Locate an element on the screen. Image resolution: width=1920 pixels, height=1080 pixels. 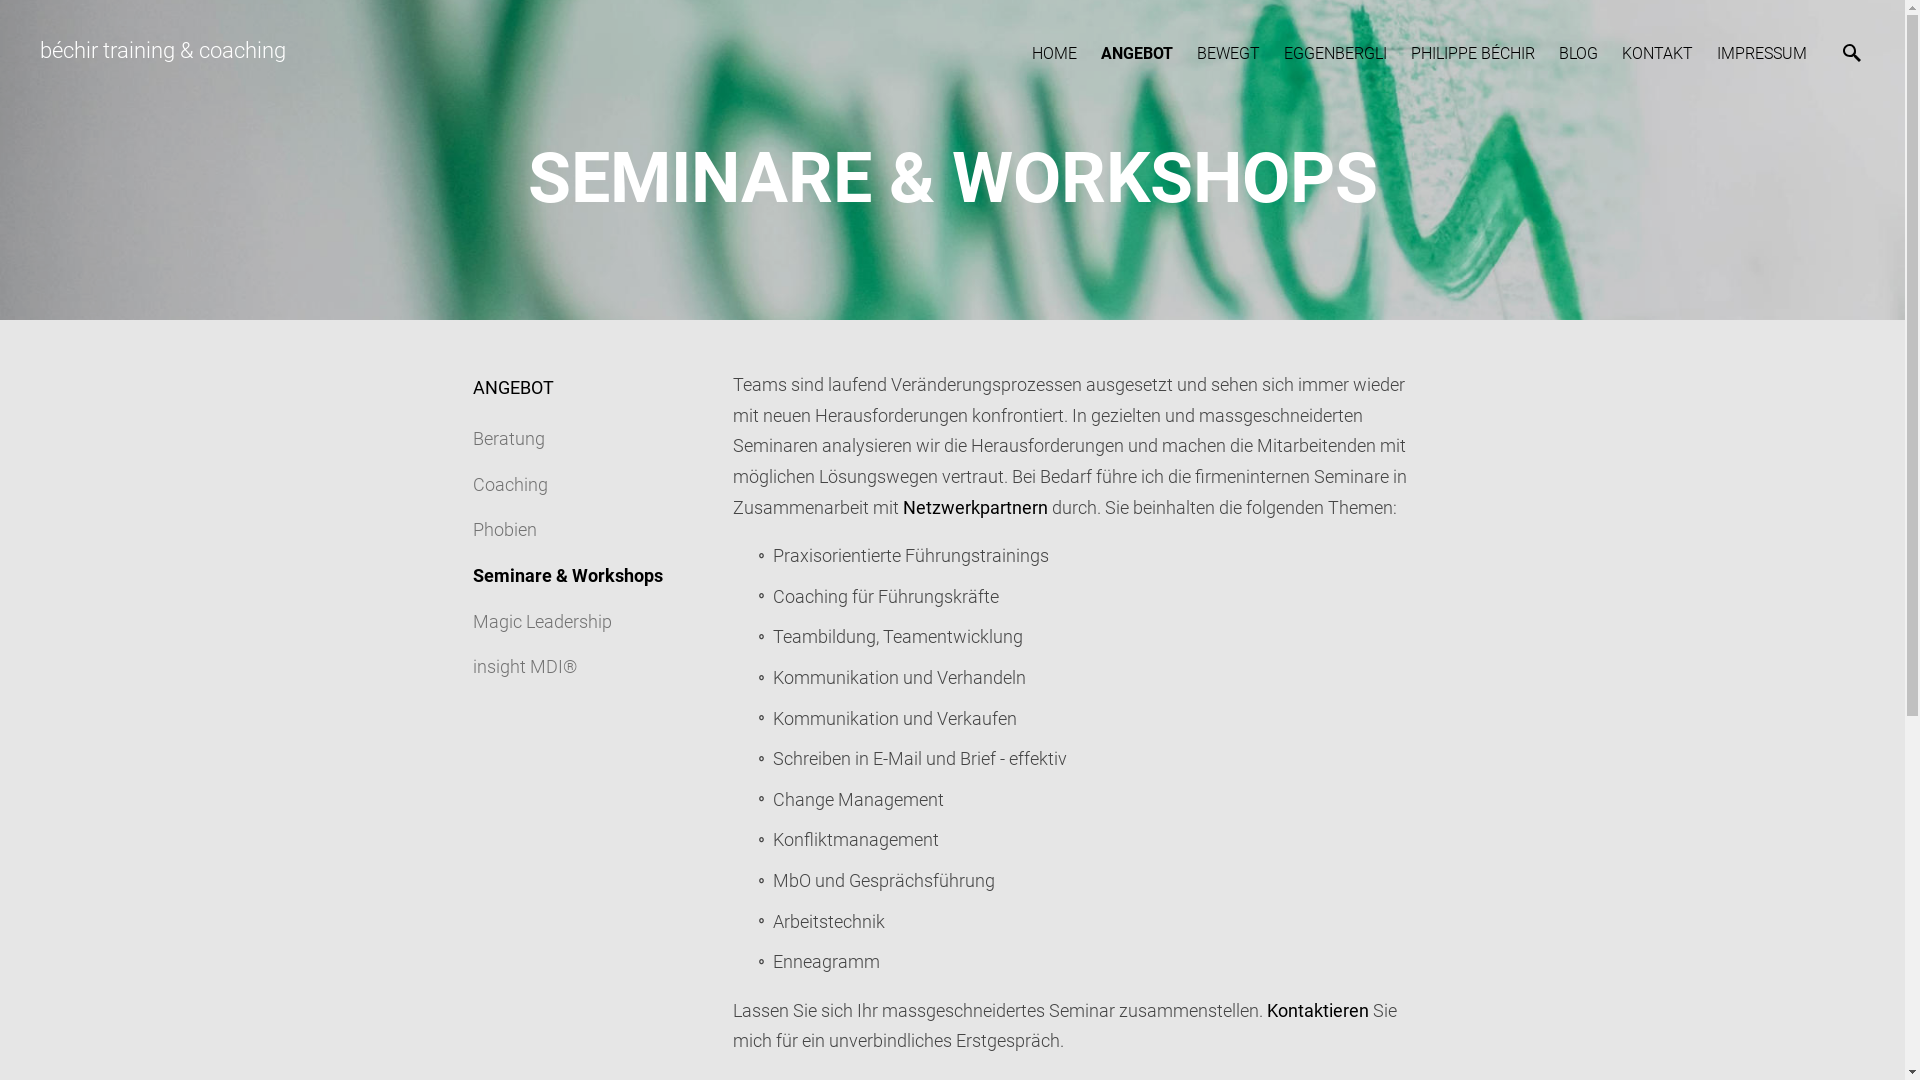
'ANGEBOT' is located at coordinates (1137, 52).